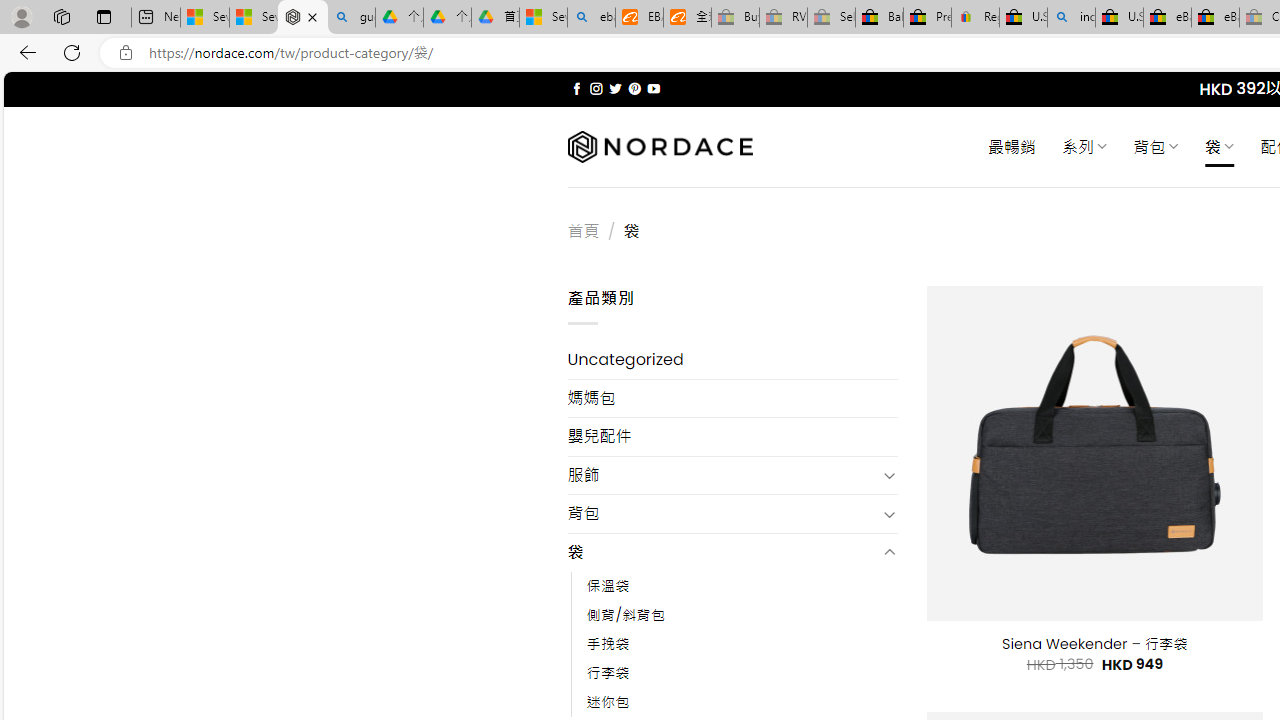 The width and height of the screenshot is (1280, 720). Describe the element at coordinates (576, 88) in the screenshot. I see `'Follow on Facebook'` at that location.